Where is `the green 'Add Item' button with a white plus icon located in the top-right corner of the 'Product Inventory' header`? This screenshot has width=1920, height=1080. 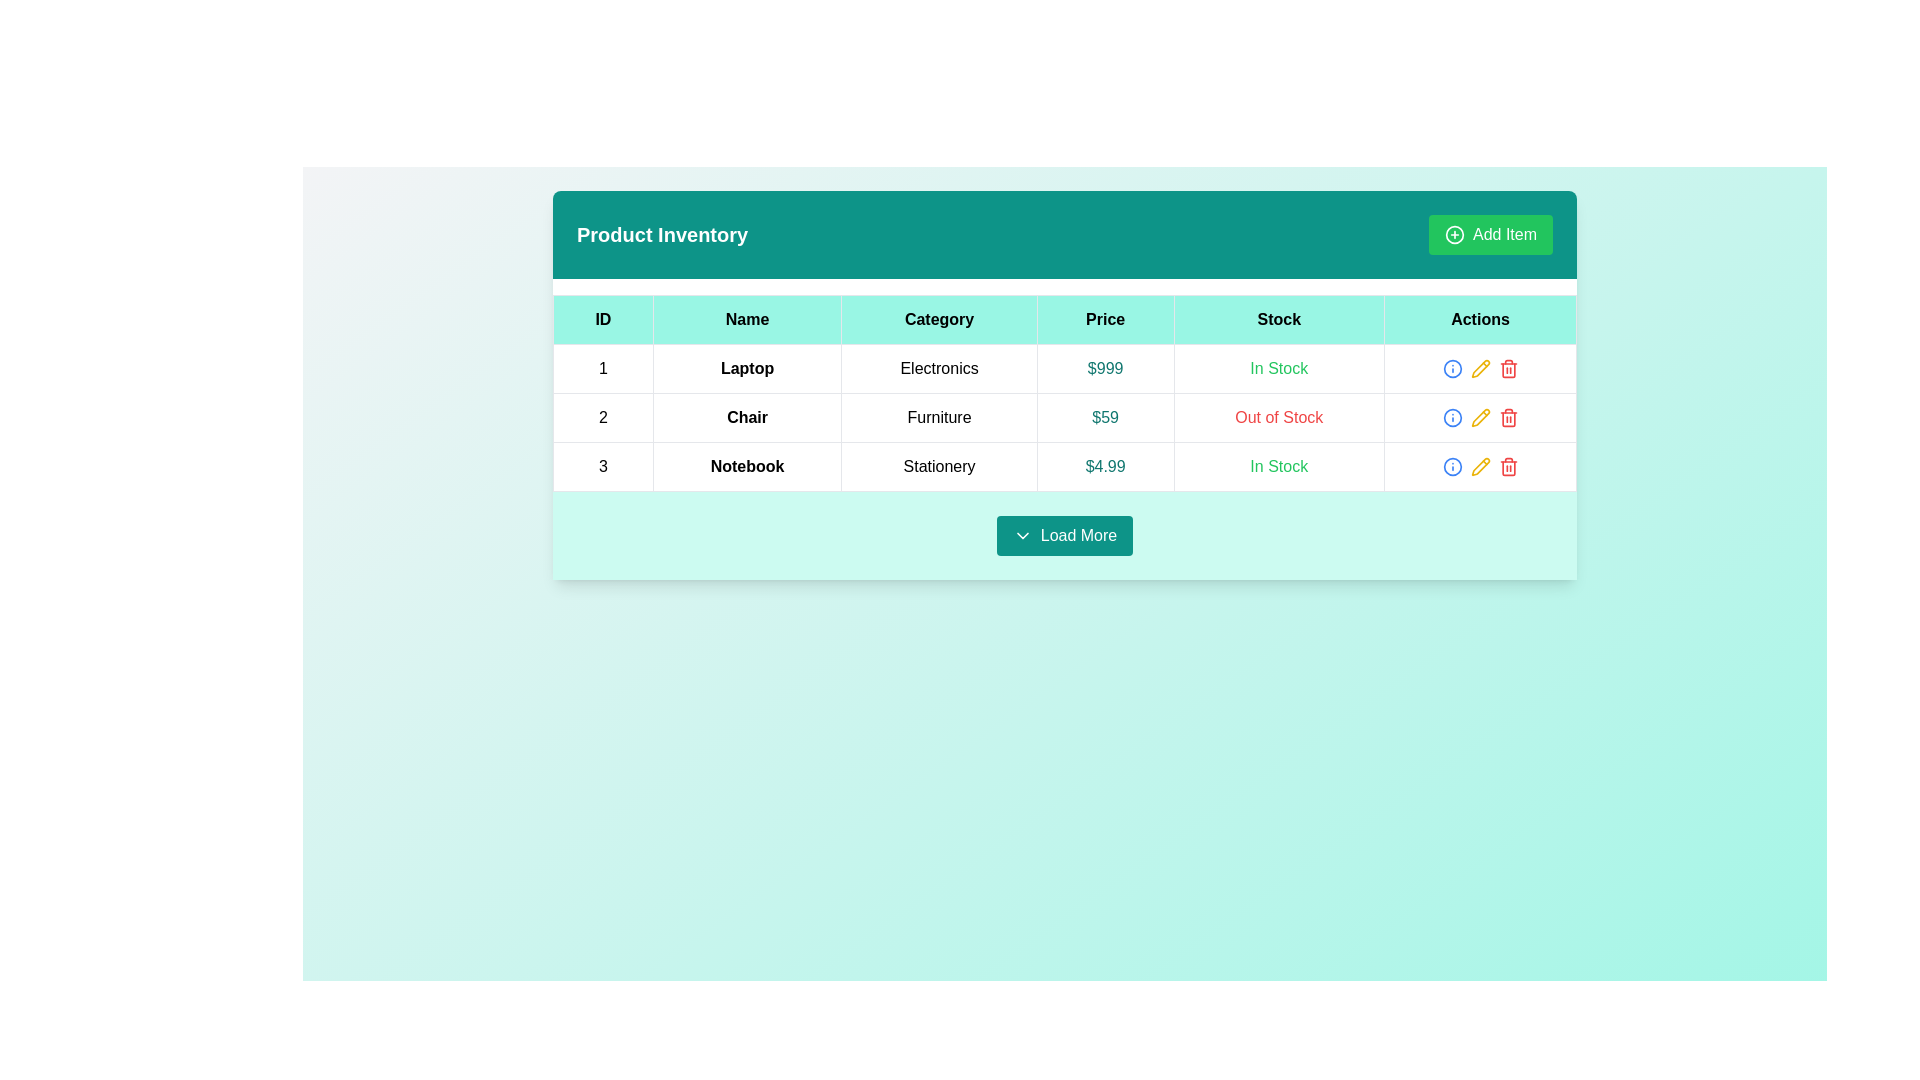 the green 'Add Item' button with a white plus icon located in the top-right corner of the 'Product Inventory' header is located at coordinates (1491, 234).